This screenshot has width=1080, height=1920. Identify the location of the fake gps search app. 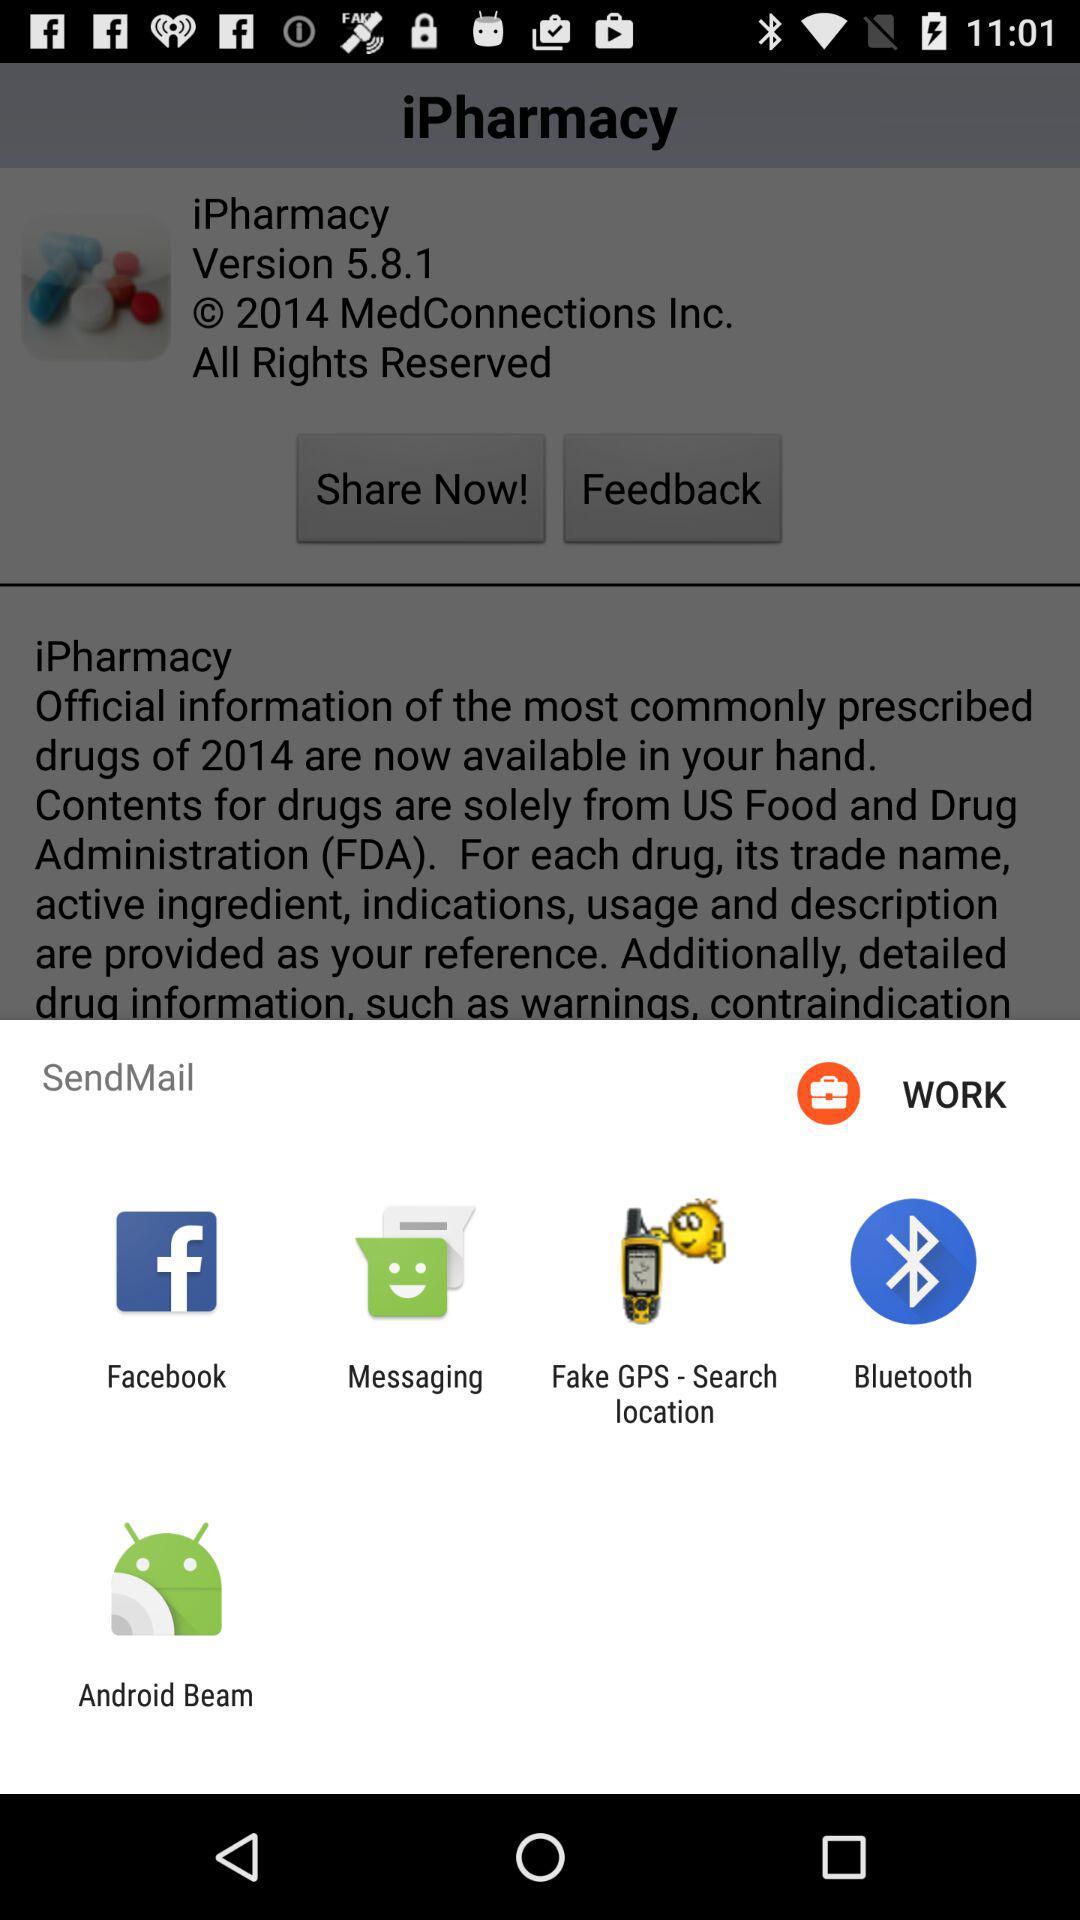
(664, 1392).